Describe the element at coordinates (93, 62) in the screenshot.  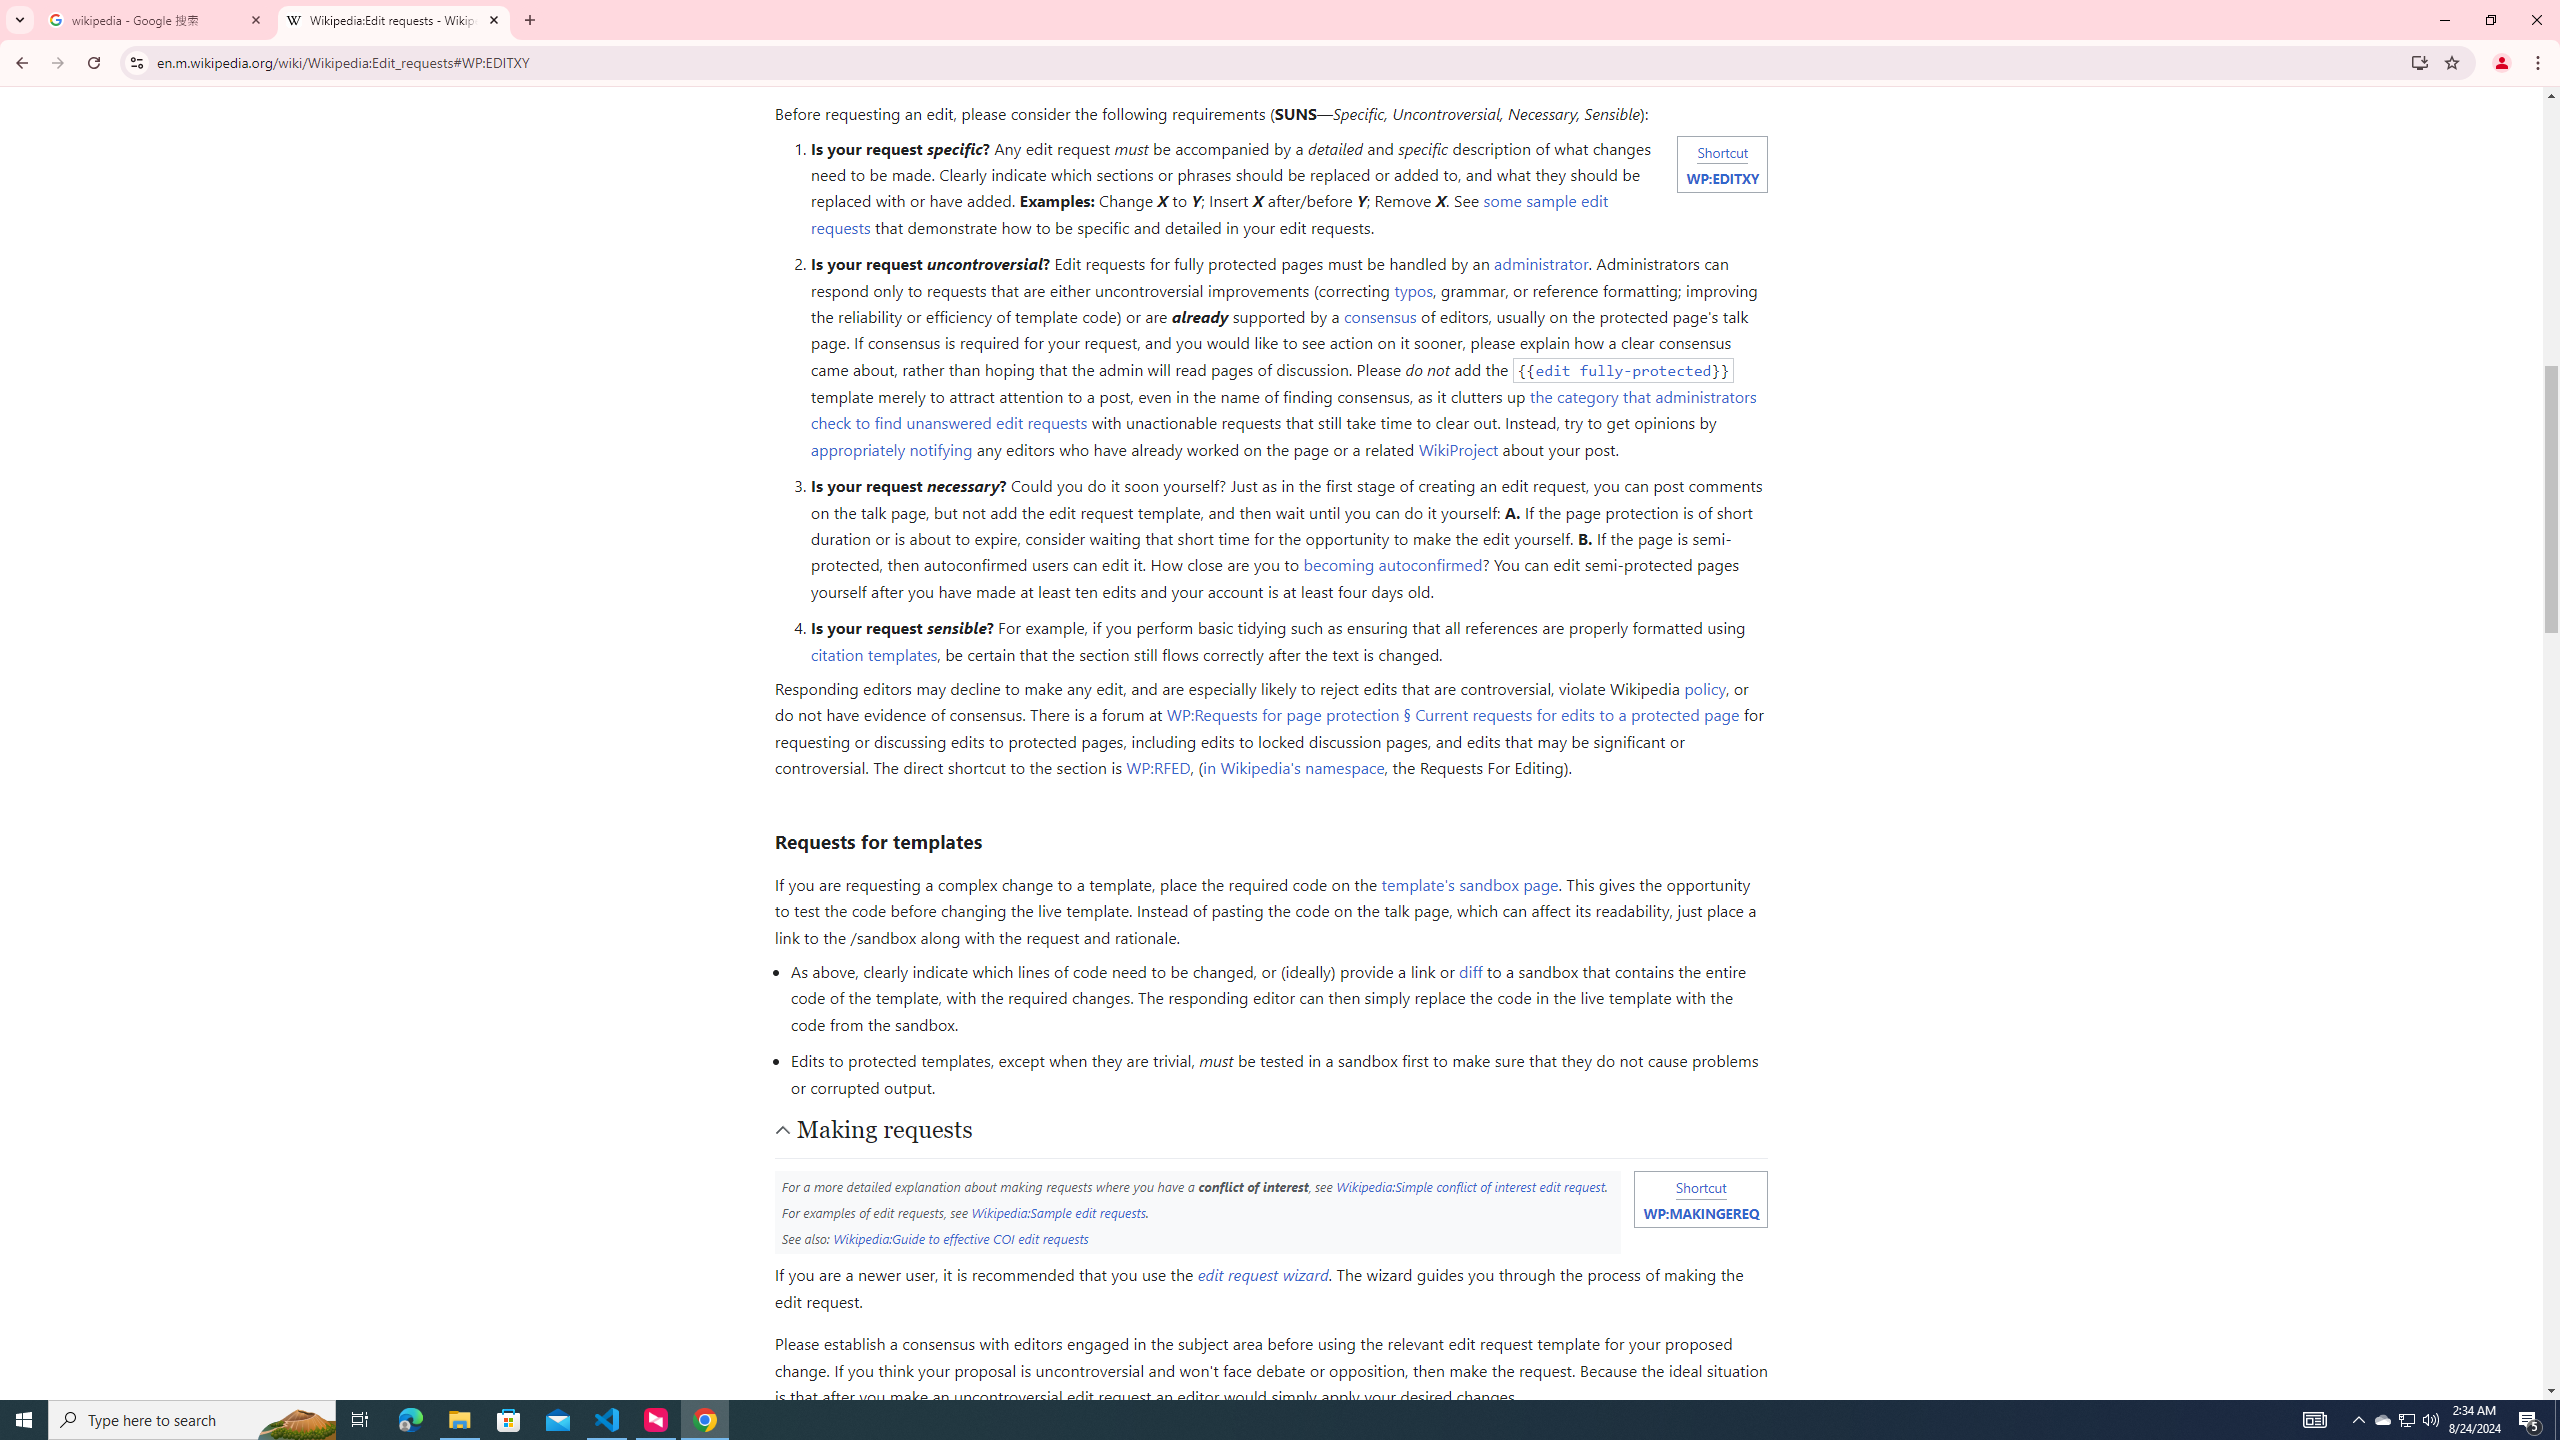
I see `'Reload'` at that location.